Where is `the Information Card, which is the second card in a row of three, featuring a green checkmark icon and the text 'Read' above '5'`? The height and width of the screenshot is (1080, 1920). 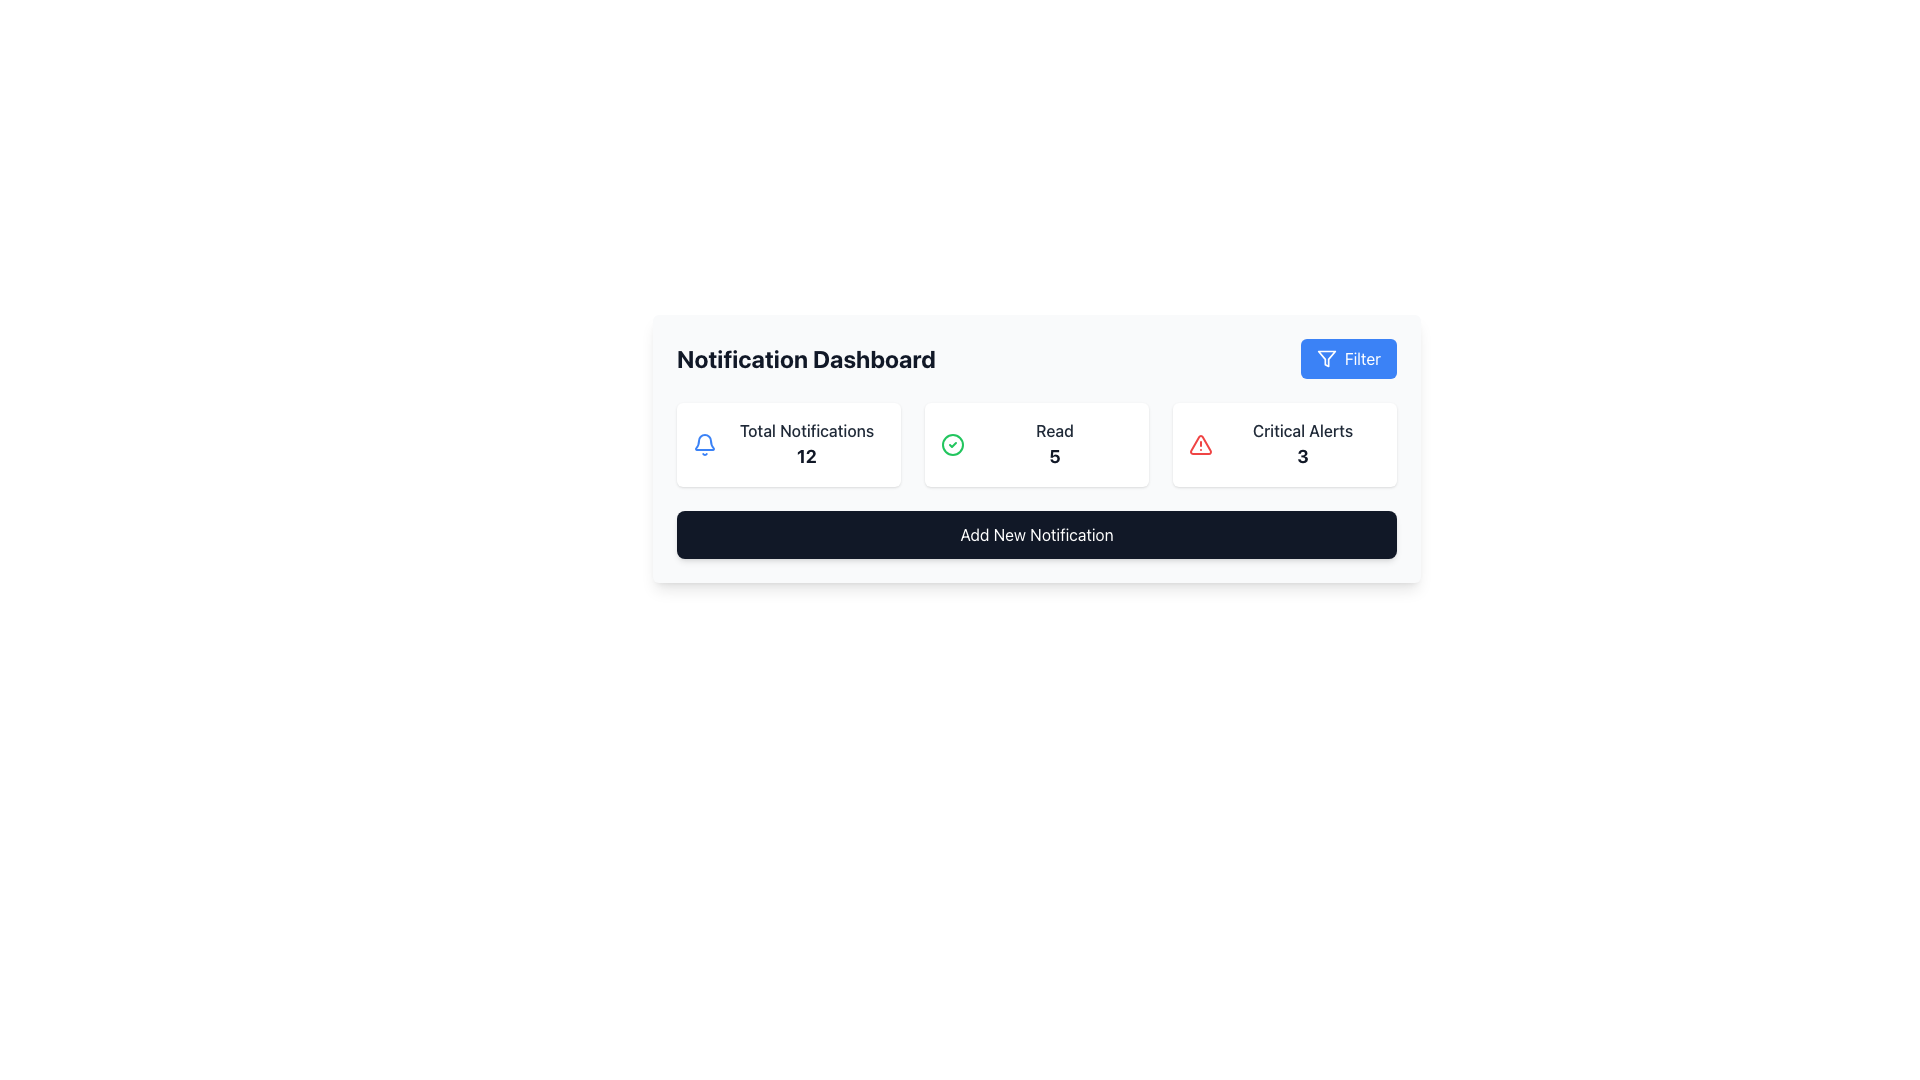 the Information Card, which is the second card in a row of three, featuring a green checkmark icon and the text 'Read' above '5' is located at coordinates (1036, 443).